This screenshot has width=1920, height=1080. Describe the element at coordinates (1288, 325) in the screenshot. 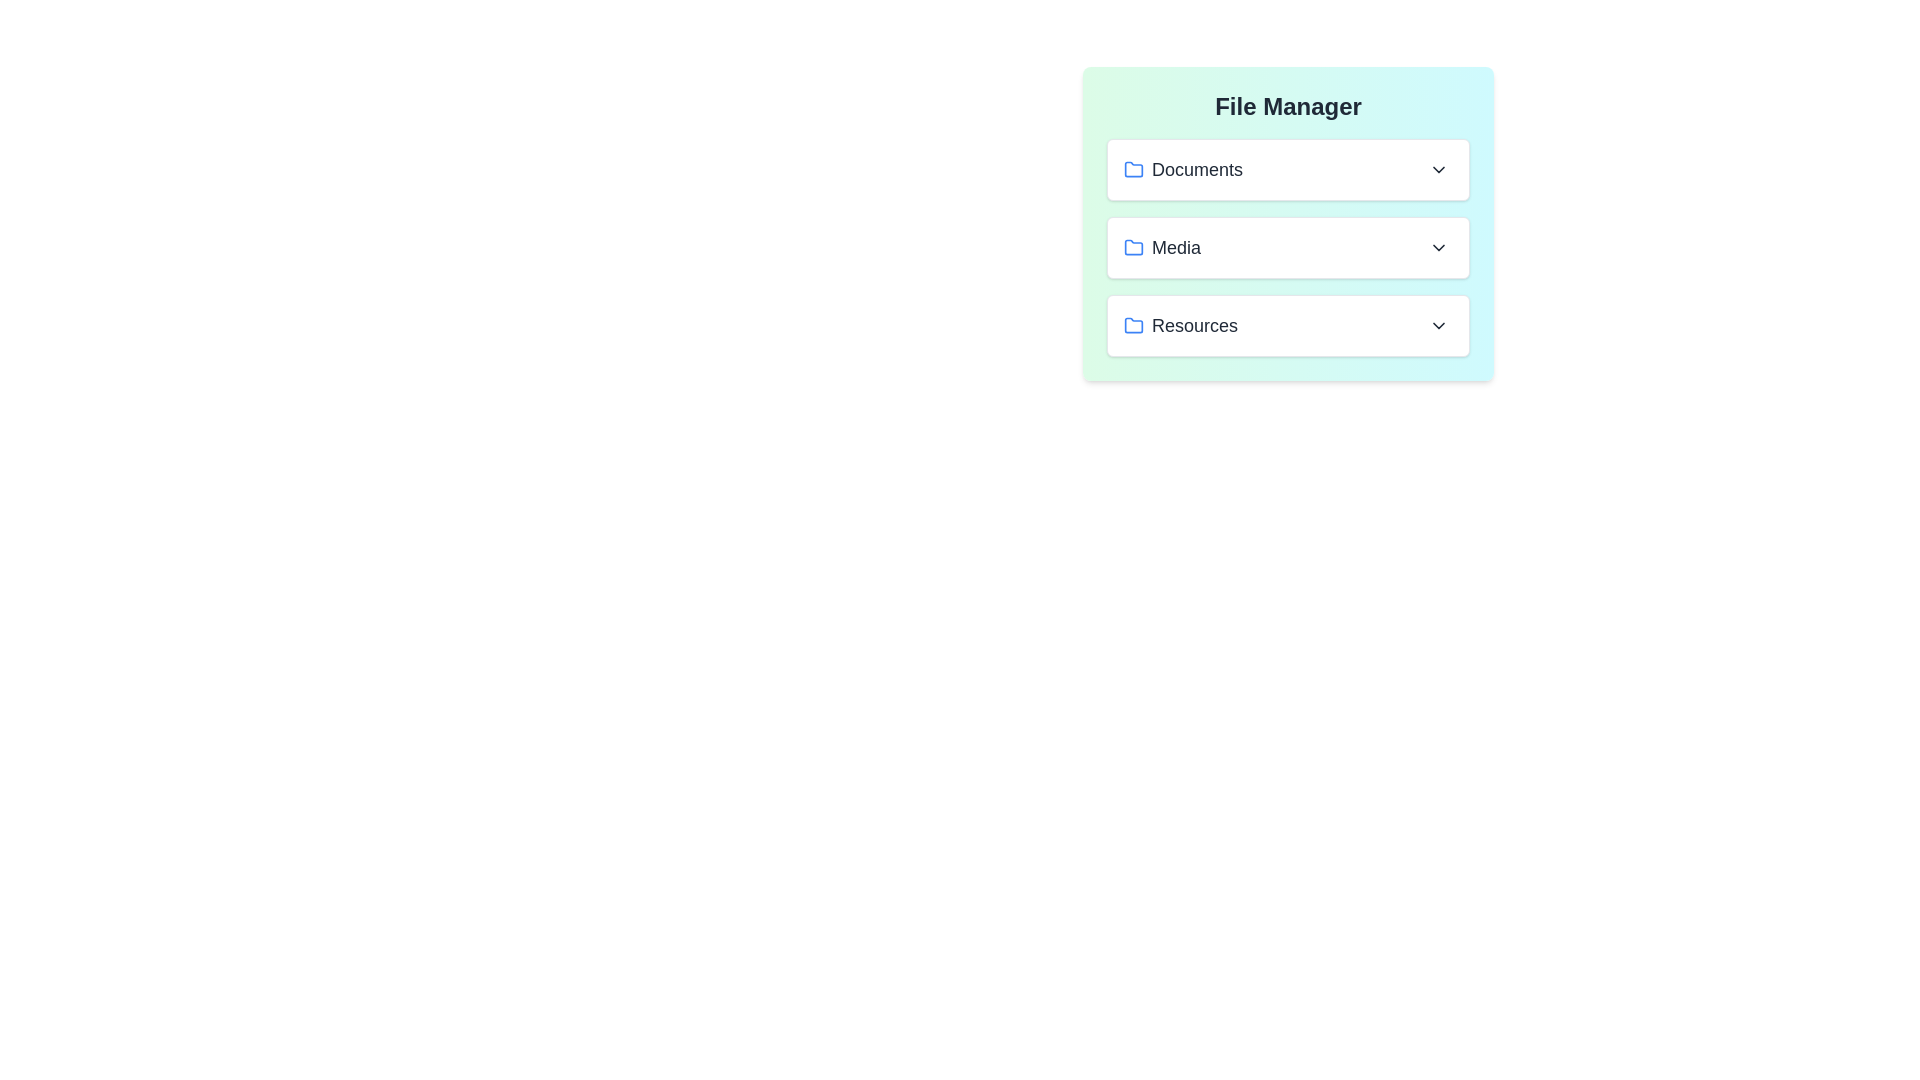

I see `the file EBook.epub from the folder Resources` at that location.